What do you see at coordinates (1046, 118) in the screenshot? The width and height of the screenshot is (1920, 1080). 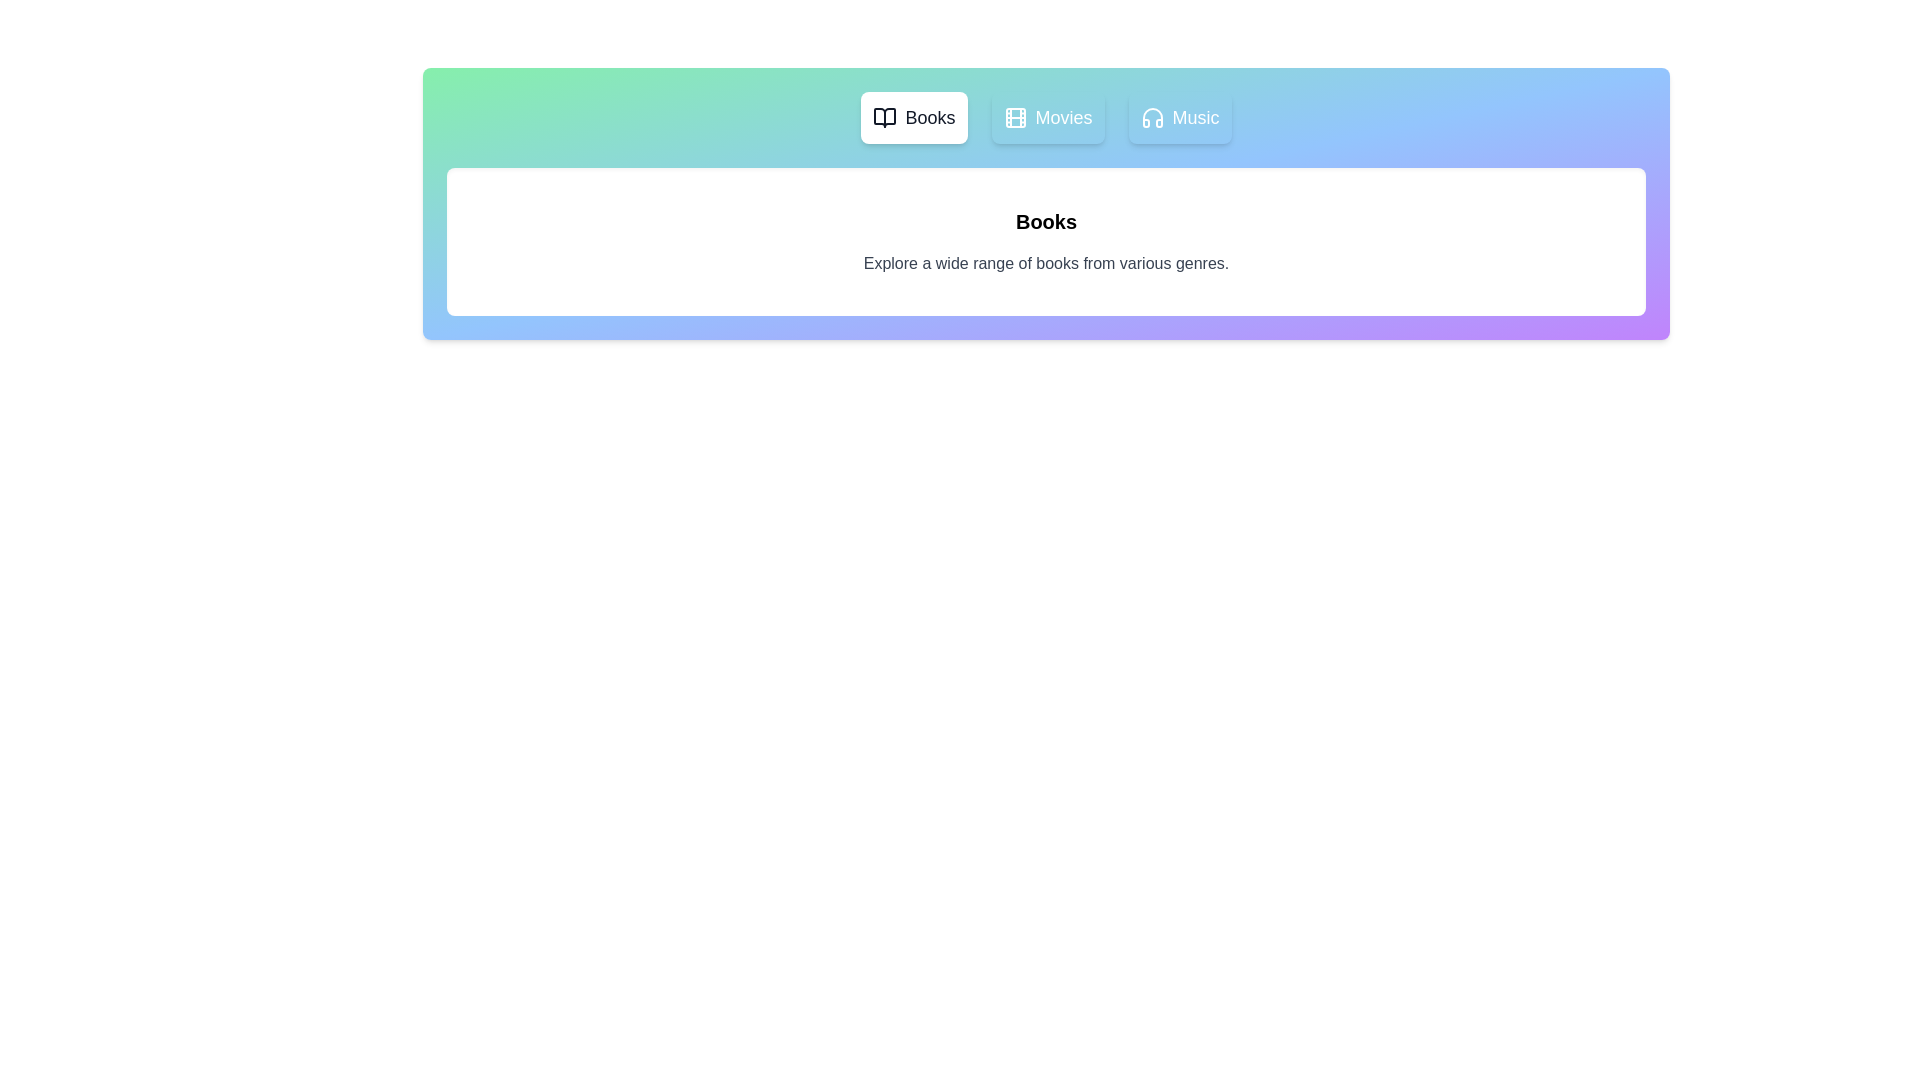 I see `the Movies tab to view its content` at bounding box center [1046, 118].